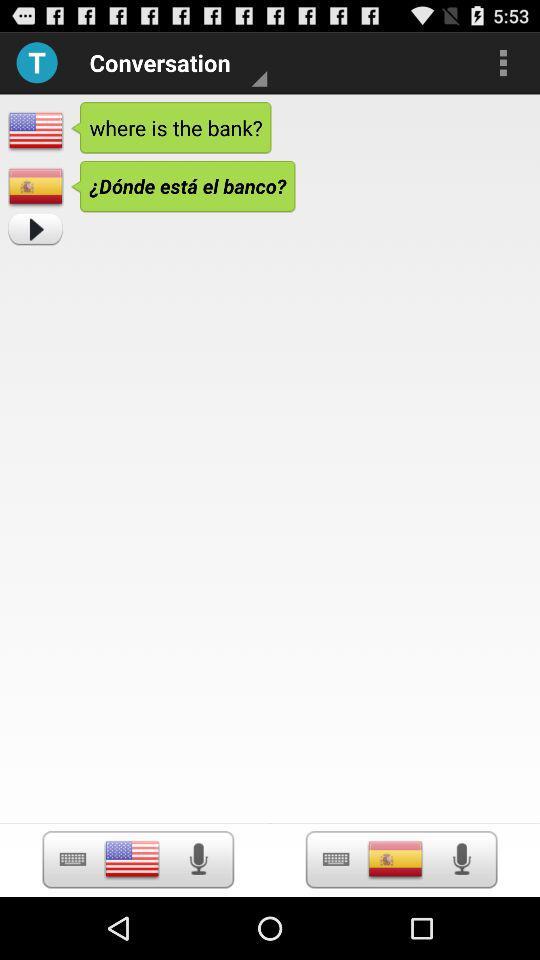 The image size is (540, 960). Describe the element at coordinates (132, 858) in the screenshot. I see `country blog` at that location.